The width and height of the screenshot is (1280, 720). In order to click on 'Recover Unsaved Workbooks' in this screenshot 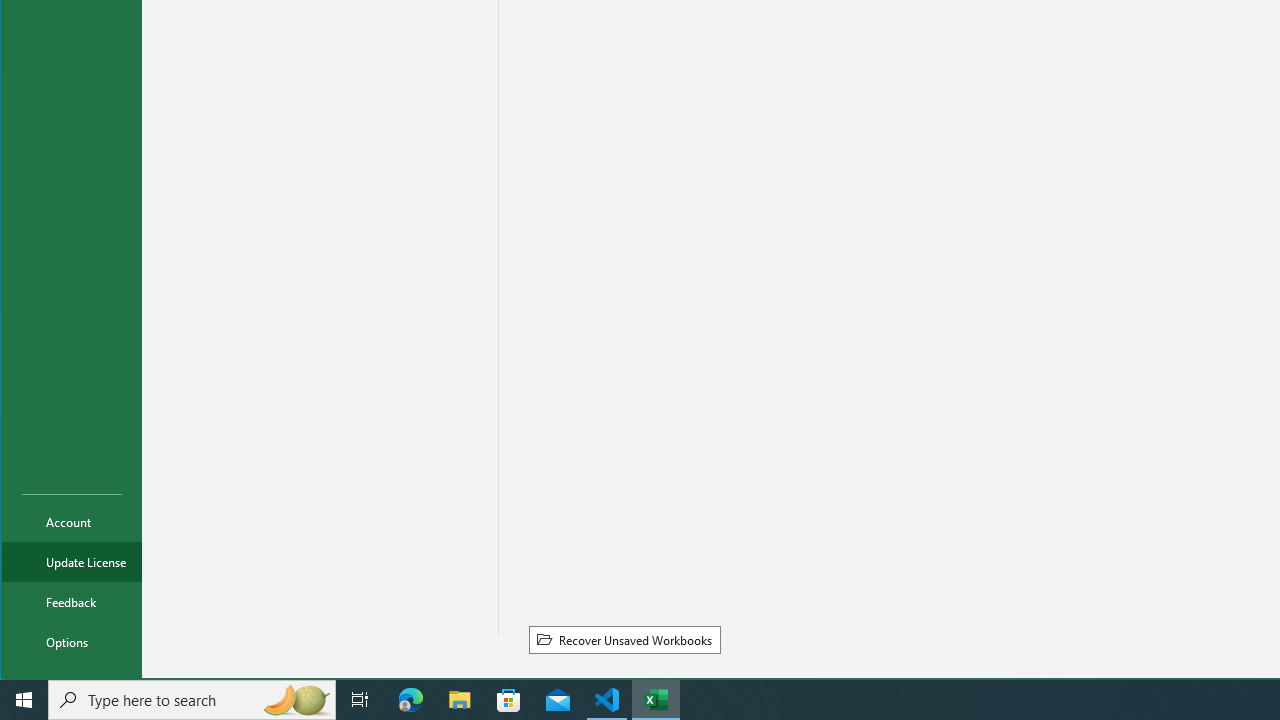, I will do `click(623, 639)`.